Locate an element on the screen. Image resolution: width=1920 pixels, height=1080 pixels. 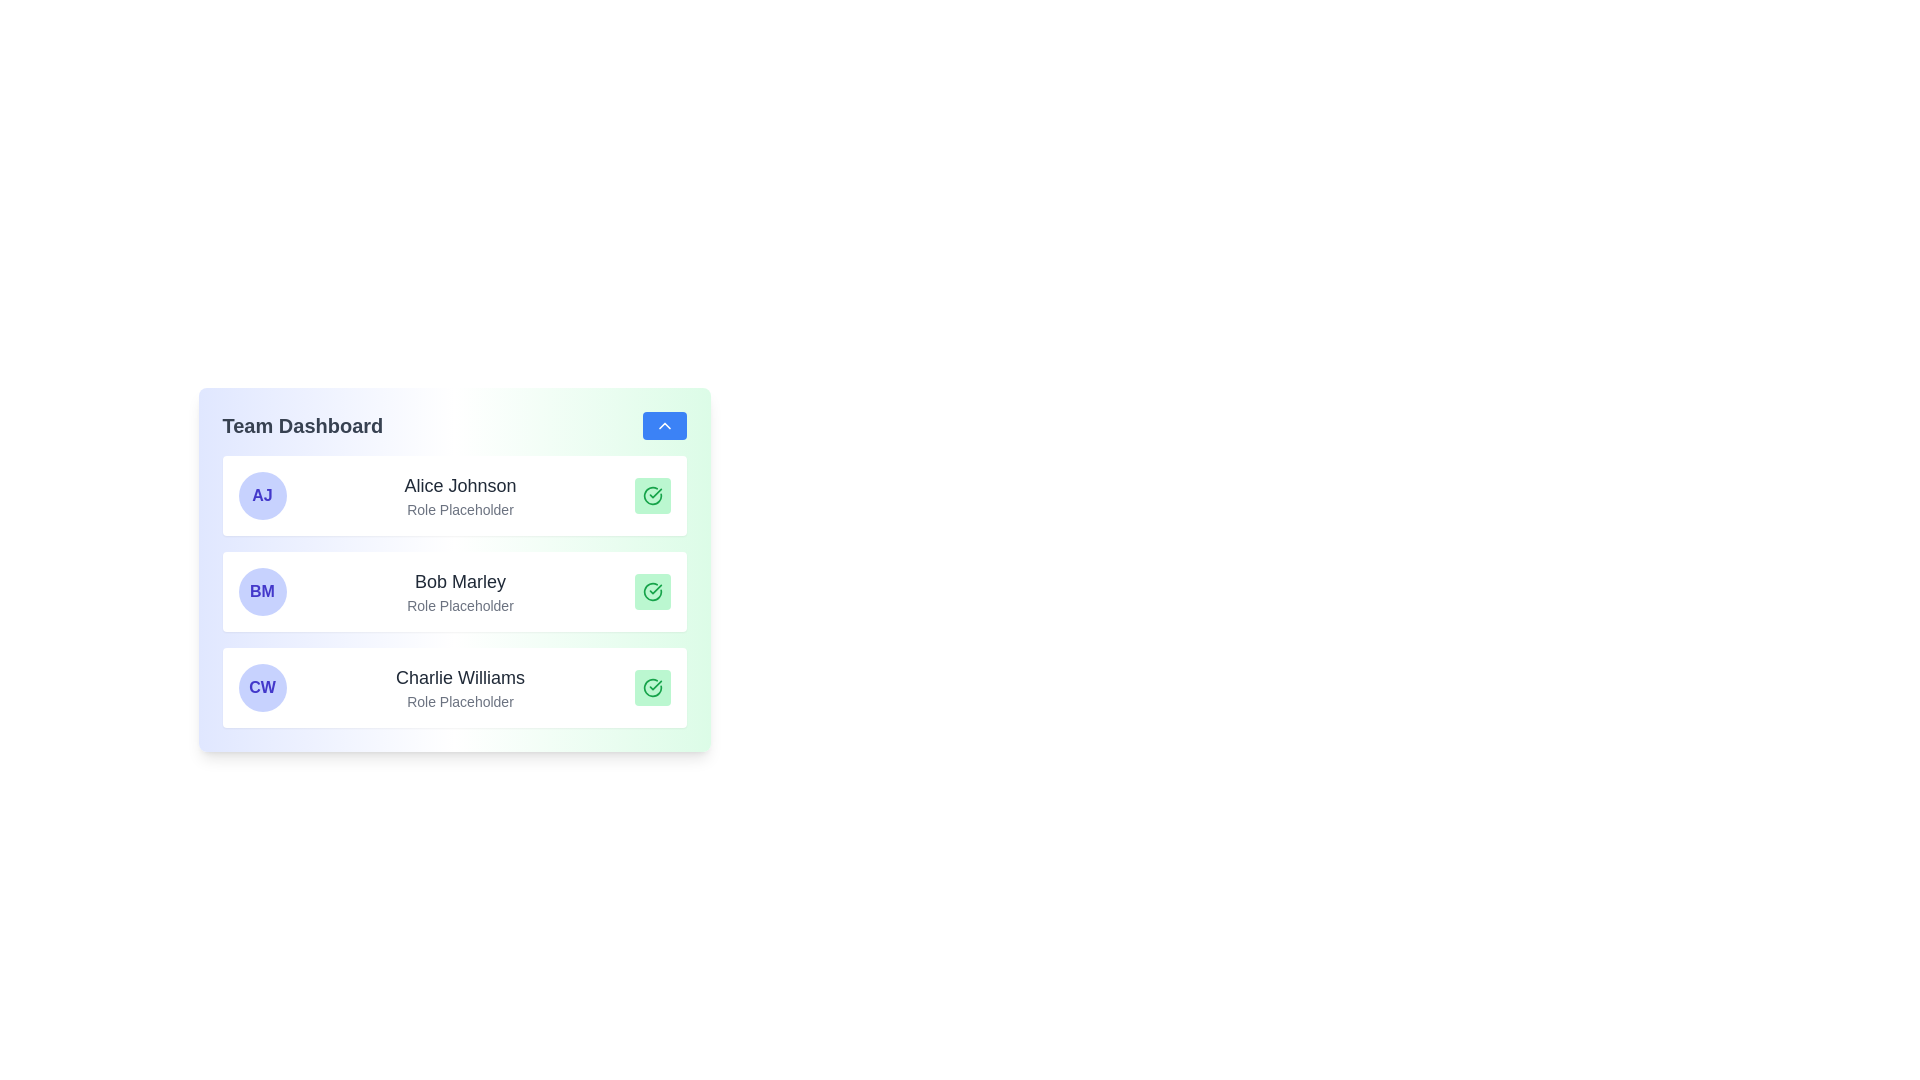
the circular icon button featuring a green check mark located to the right of 'Charlie Williams' in the bottom row of the user cards is located at coordinates (652, 686).